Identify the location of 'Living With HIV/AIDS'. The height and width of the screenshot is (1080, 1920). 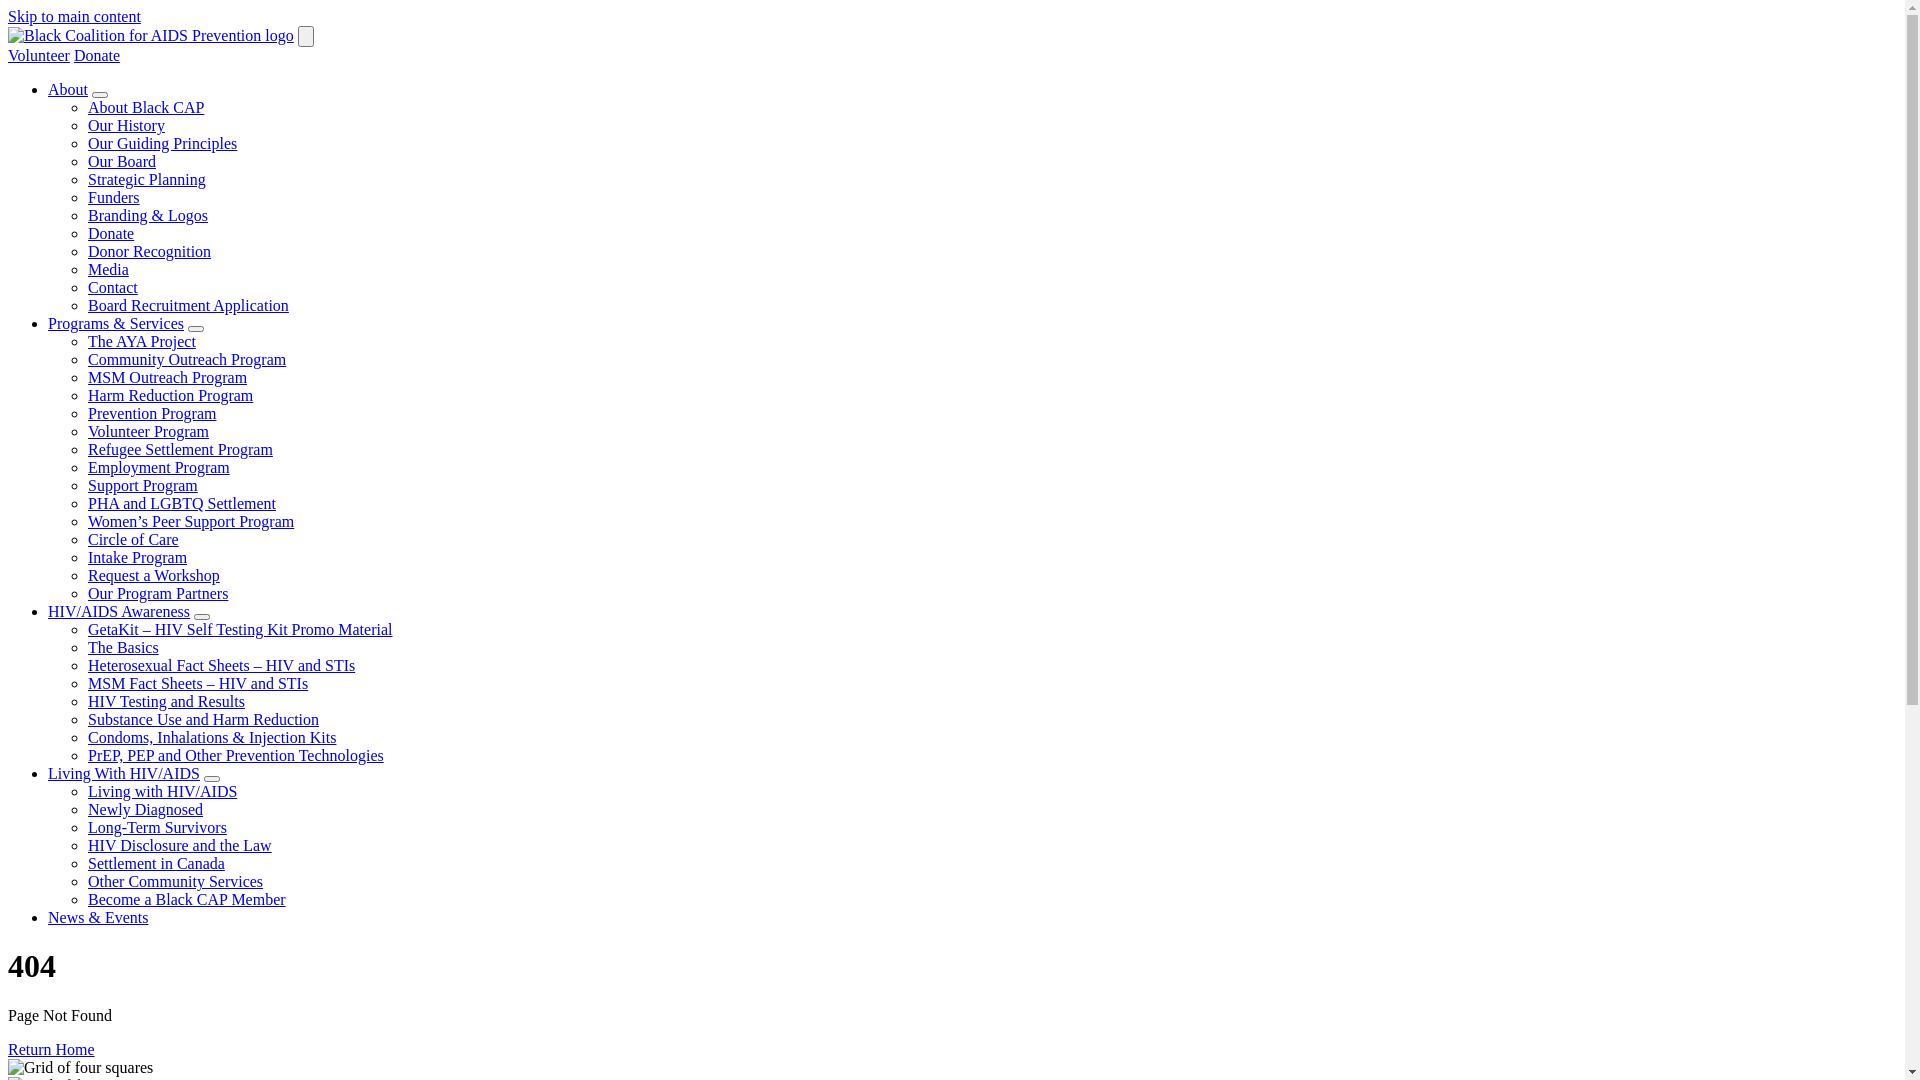
(123, 772).